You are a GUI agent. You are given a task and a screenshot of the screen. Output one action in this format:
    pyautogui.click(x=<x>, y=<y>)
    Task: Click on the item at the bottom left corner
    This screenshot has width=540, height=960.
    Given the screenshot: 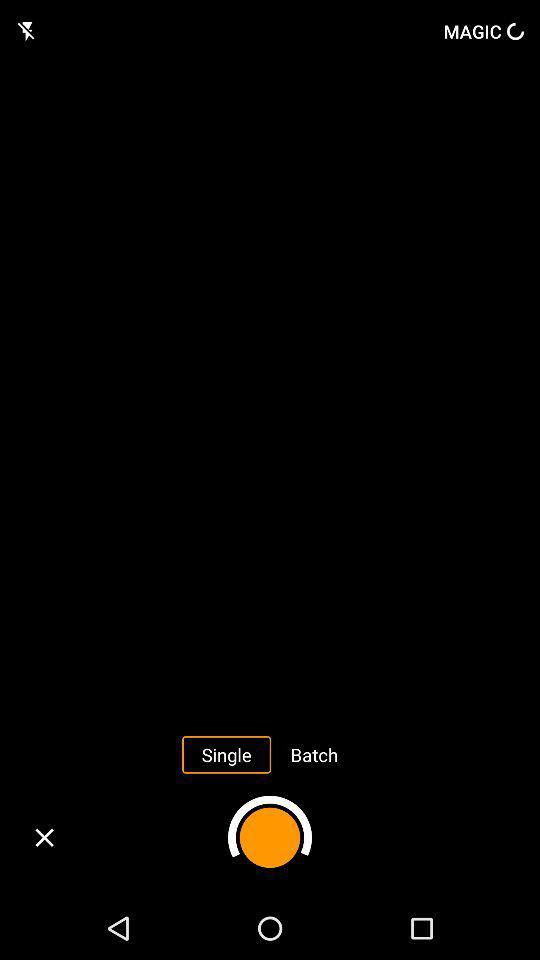 What is the action you would take?
    pyautogui.click(x=44, y=837)
    